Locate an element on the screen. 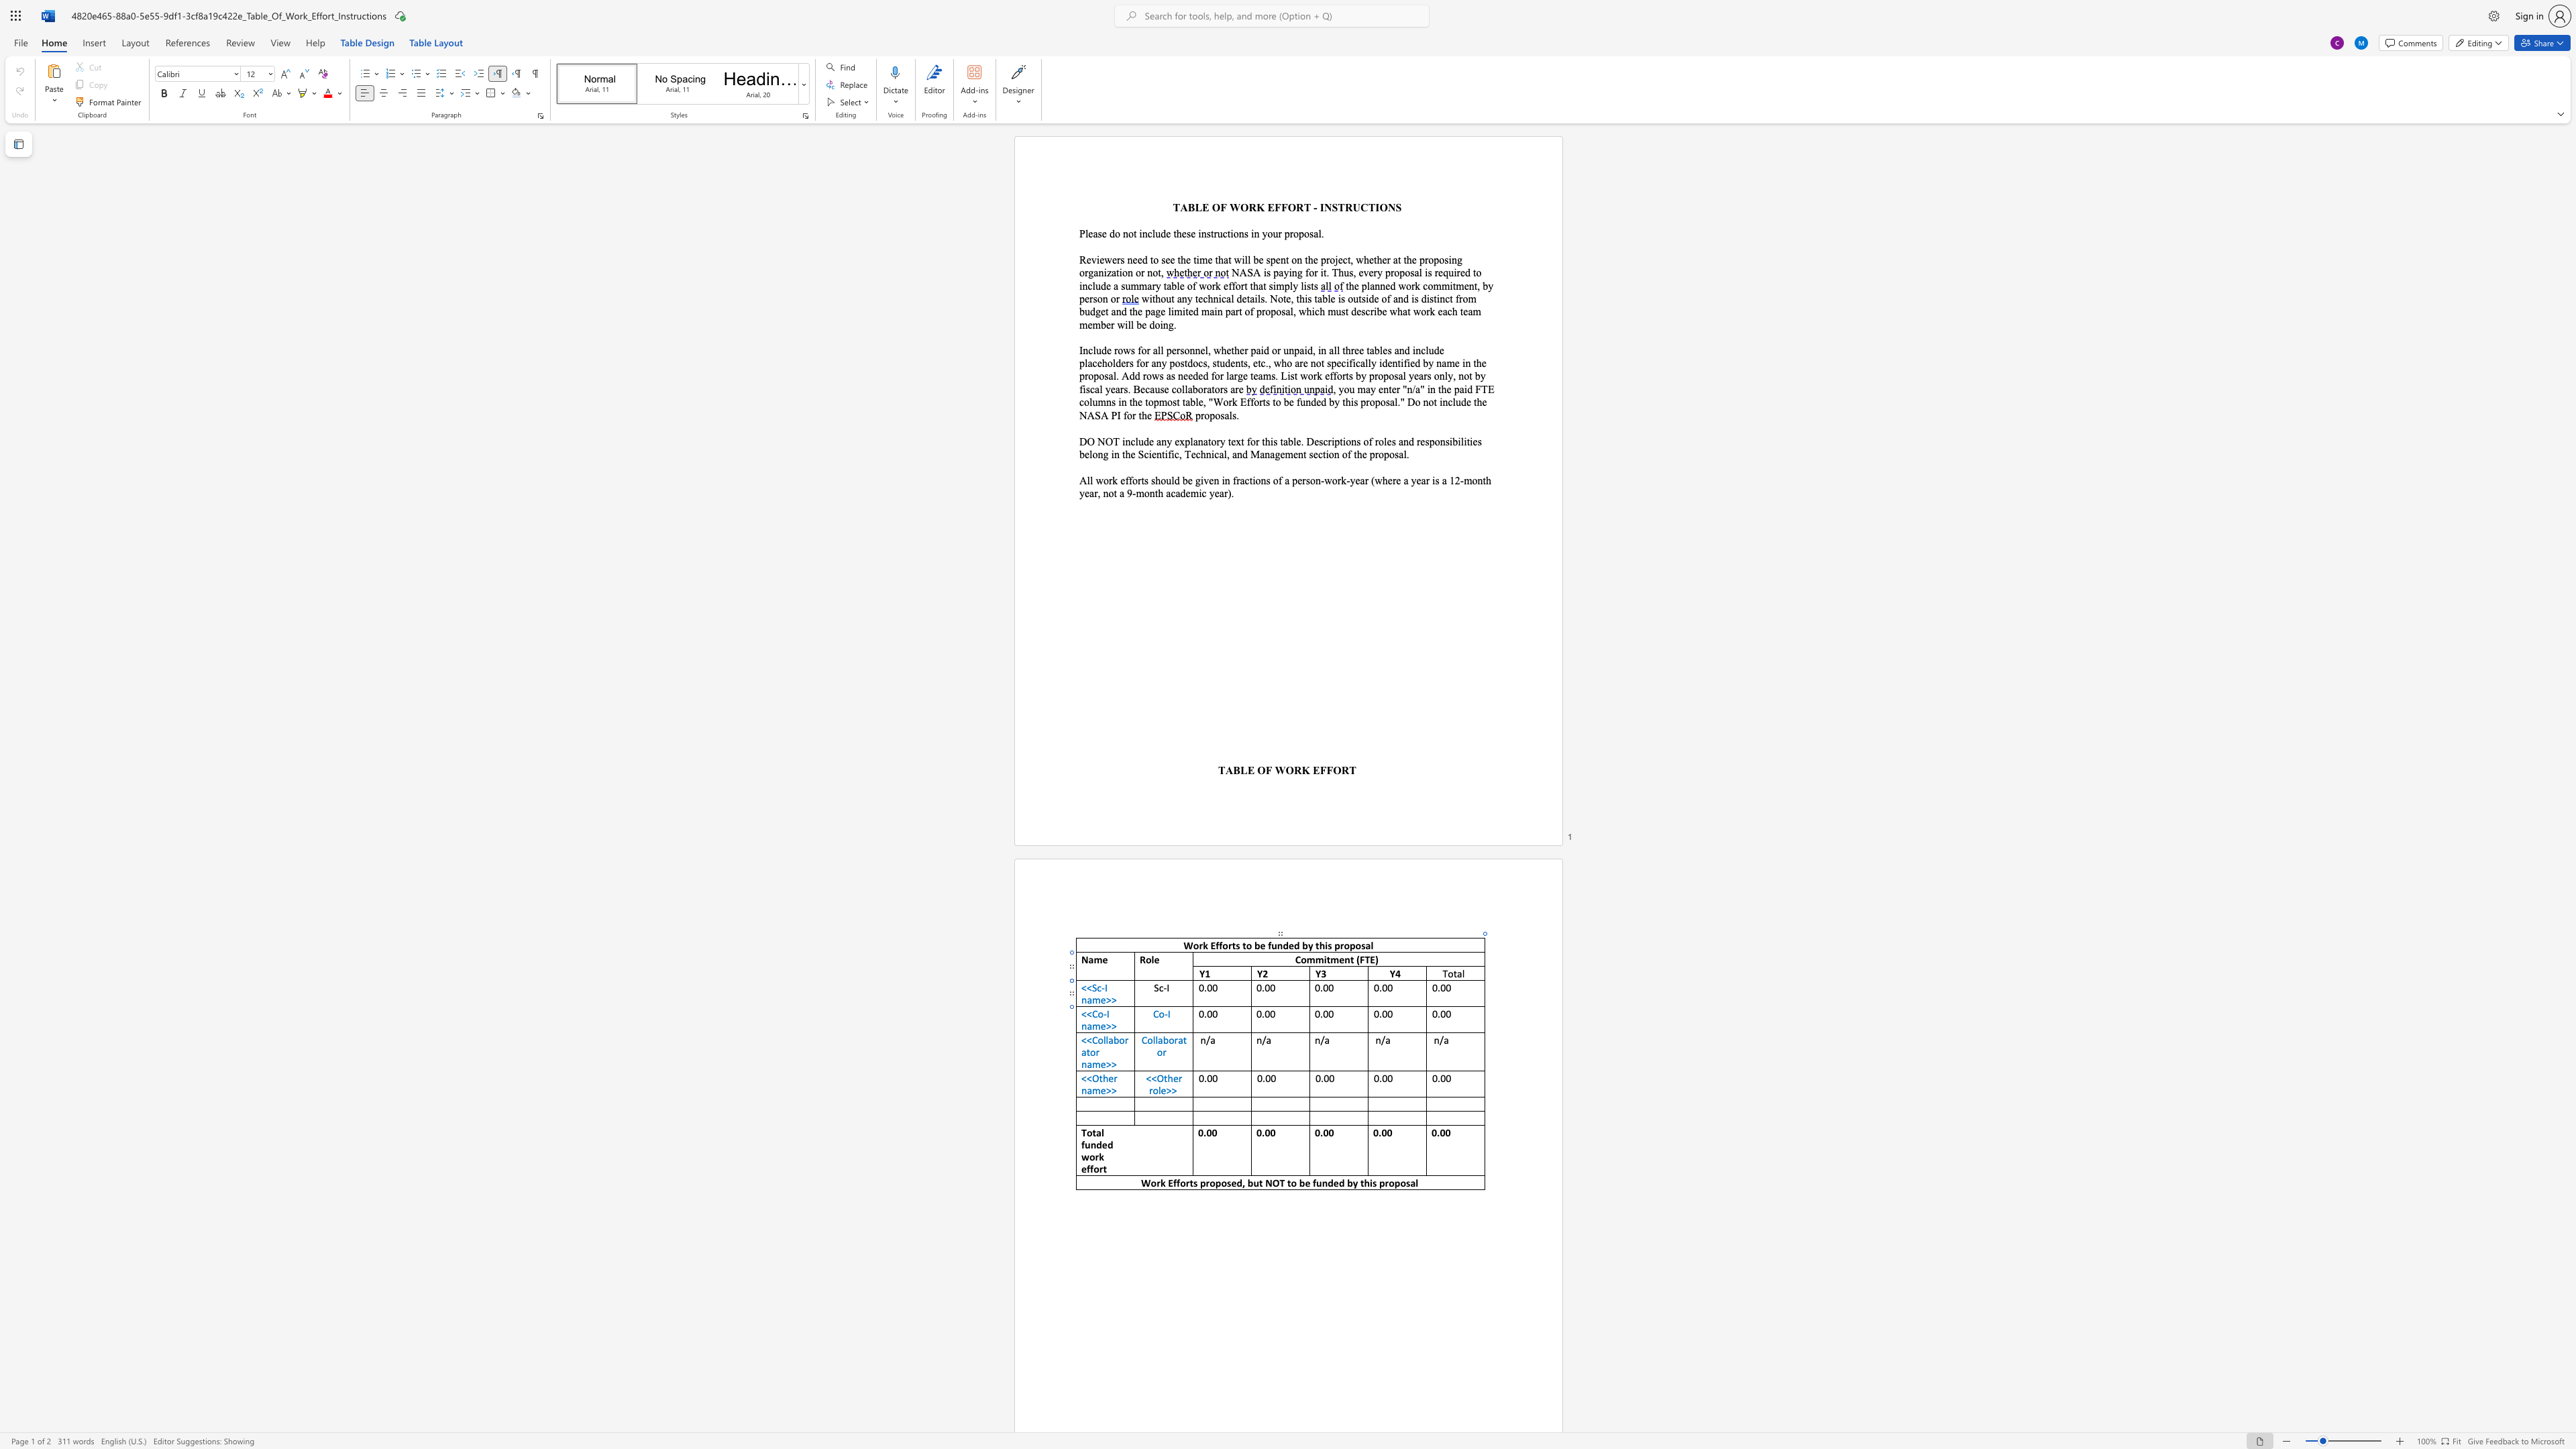 This screenshot has height=1449, width=2576. the space between the continuous character "C" and "o" in the text is located at coordinates (1097, 1039).